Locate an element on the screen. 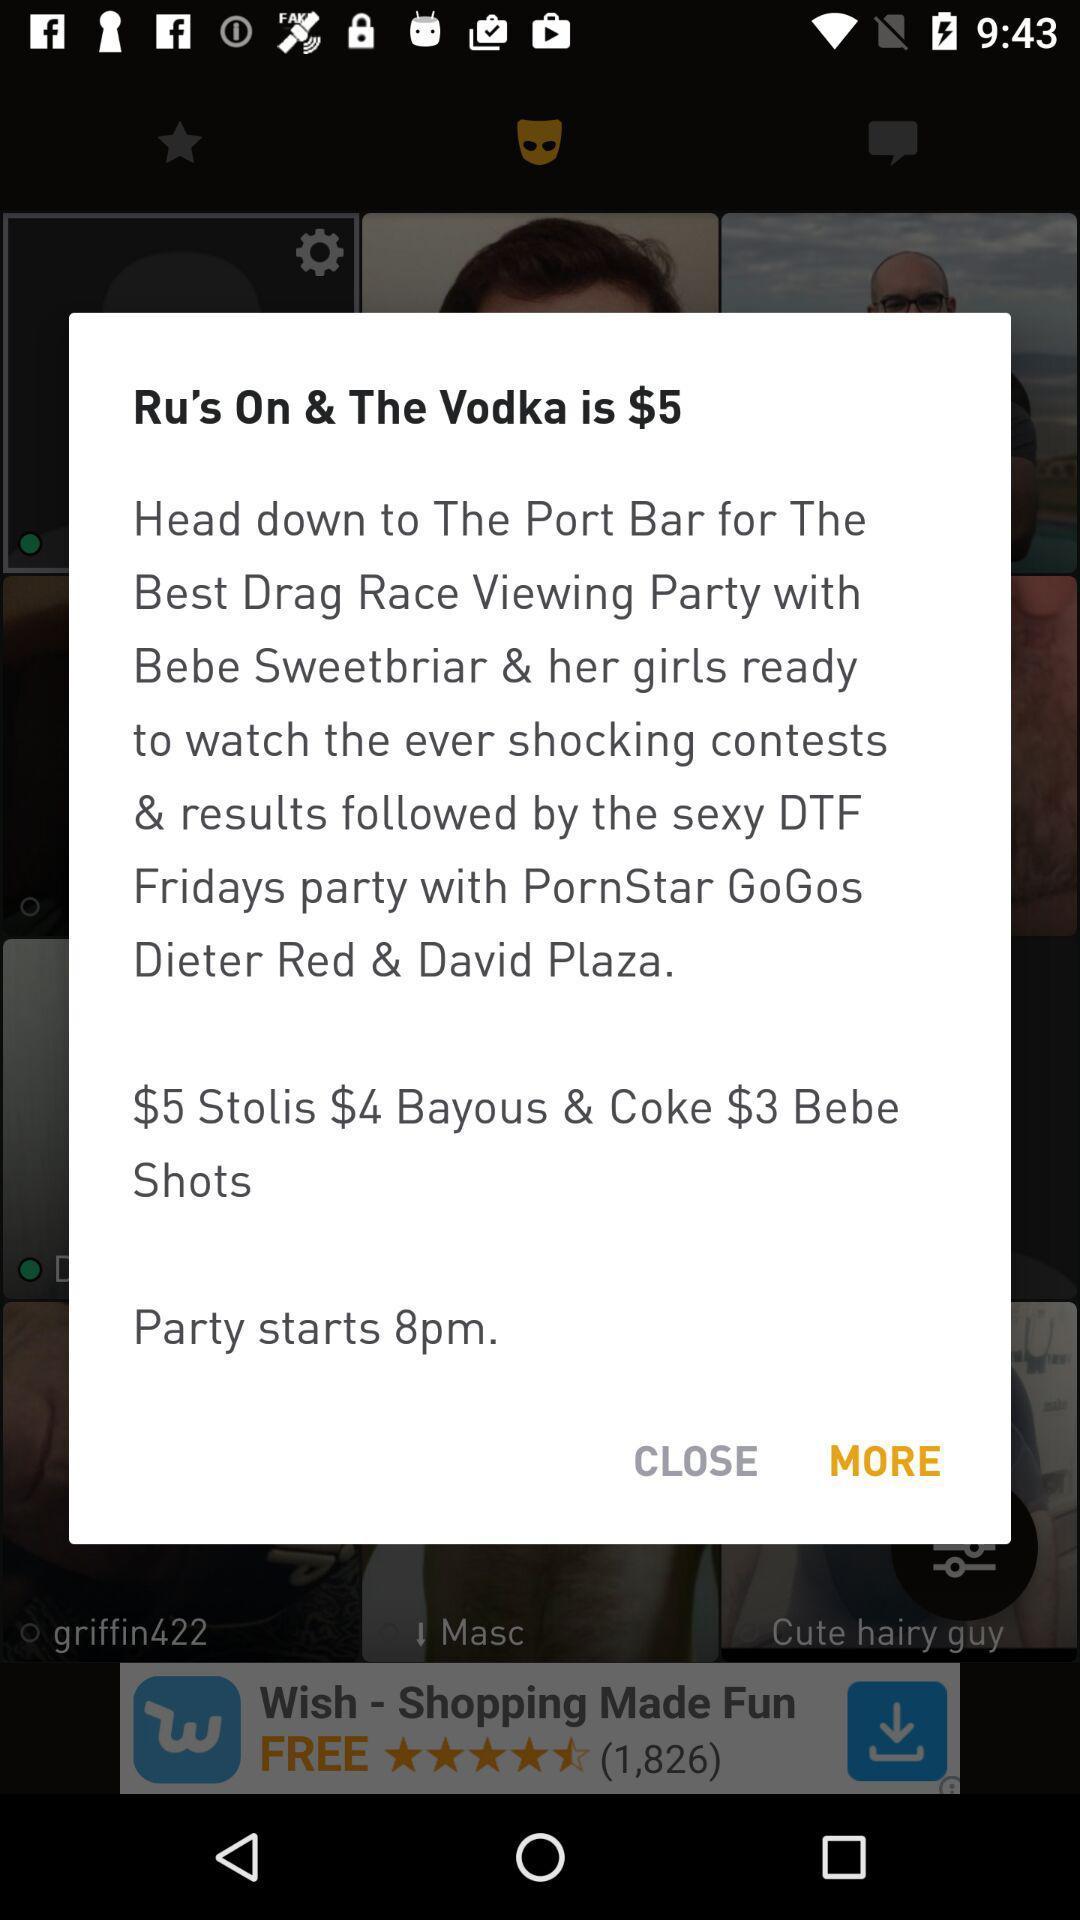 This screenshot has height=1920, width=1080. head down to item is located at coordinates (540, 920).